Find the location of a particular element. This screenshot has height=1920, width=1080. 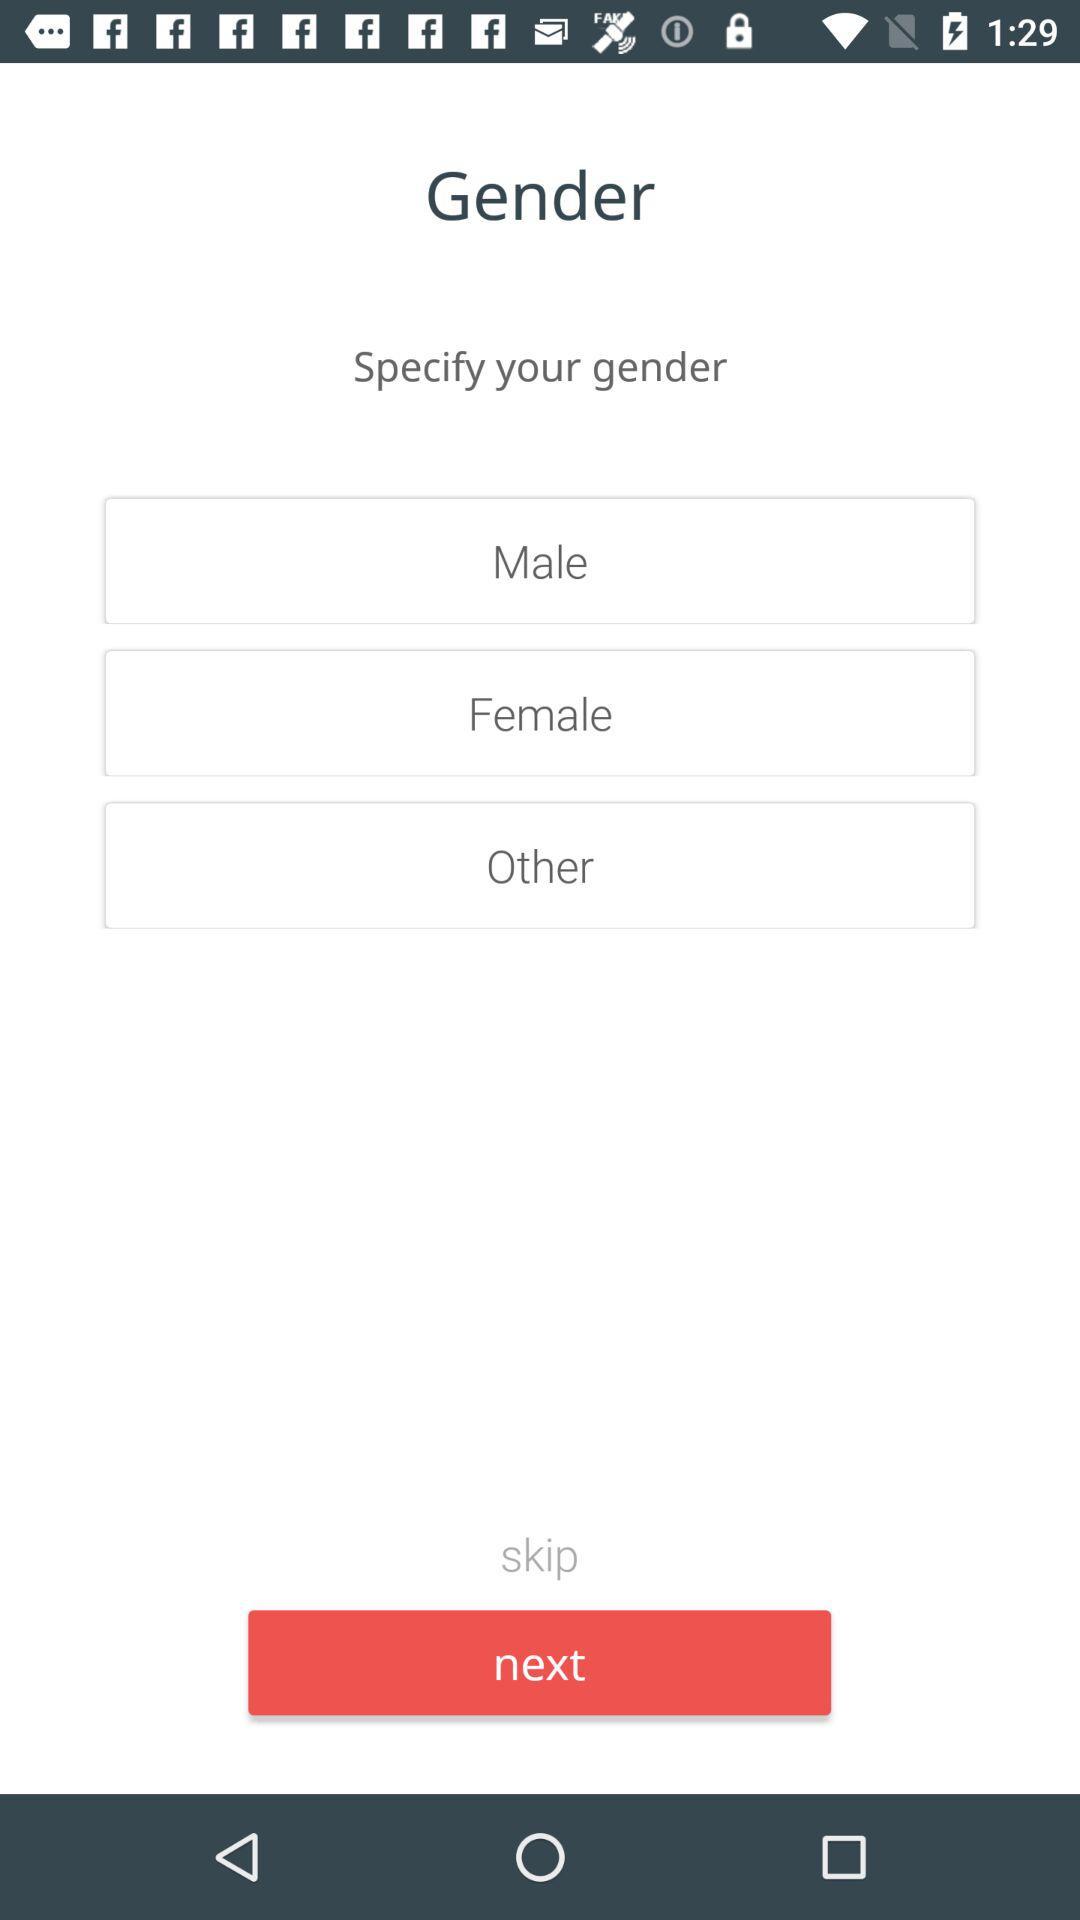

the skip icon is located at coordinates (538, 1552).